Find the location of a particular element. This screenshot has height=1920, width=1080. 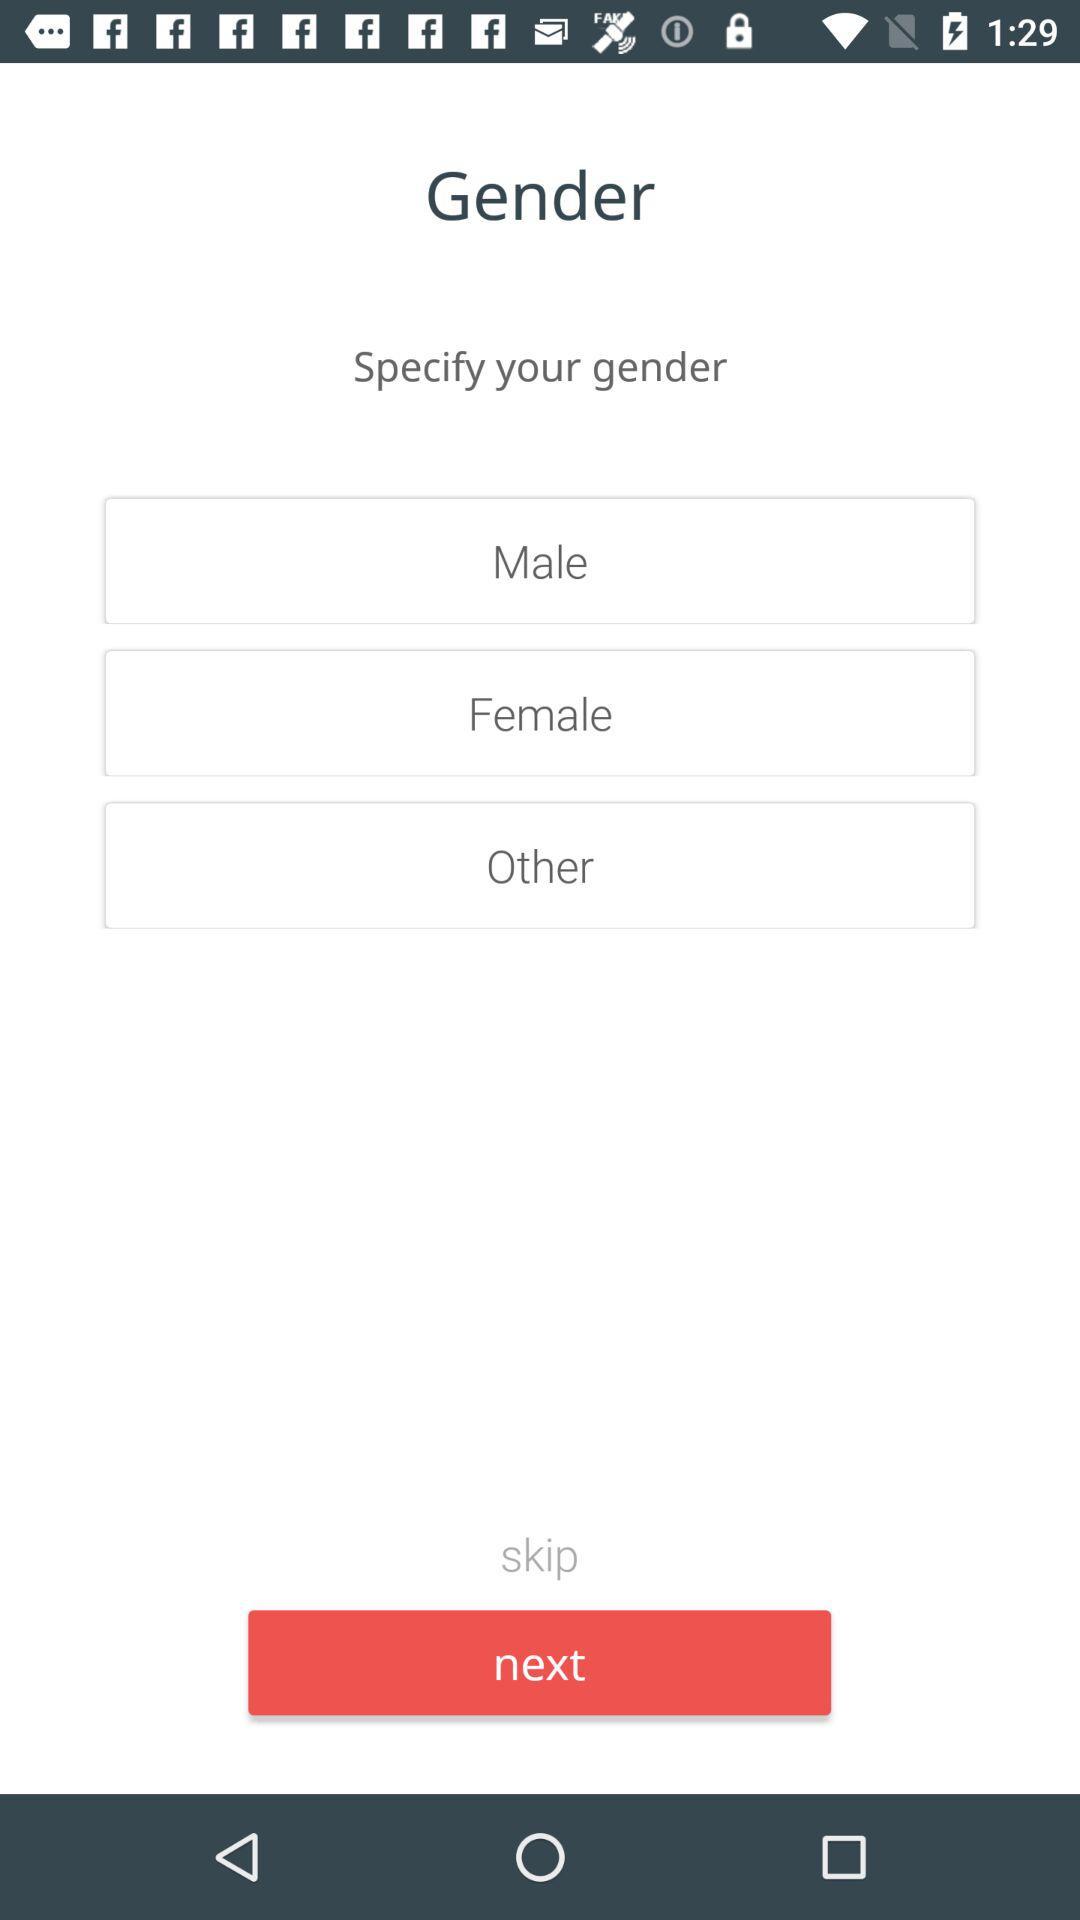

the skip icon is located at coordinates (538, 1552).